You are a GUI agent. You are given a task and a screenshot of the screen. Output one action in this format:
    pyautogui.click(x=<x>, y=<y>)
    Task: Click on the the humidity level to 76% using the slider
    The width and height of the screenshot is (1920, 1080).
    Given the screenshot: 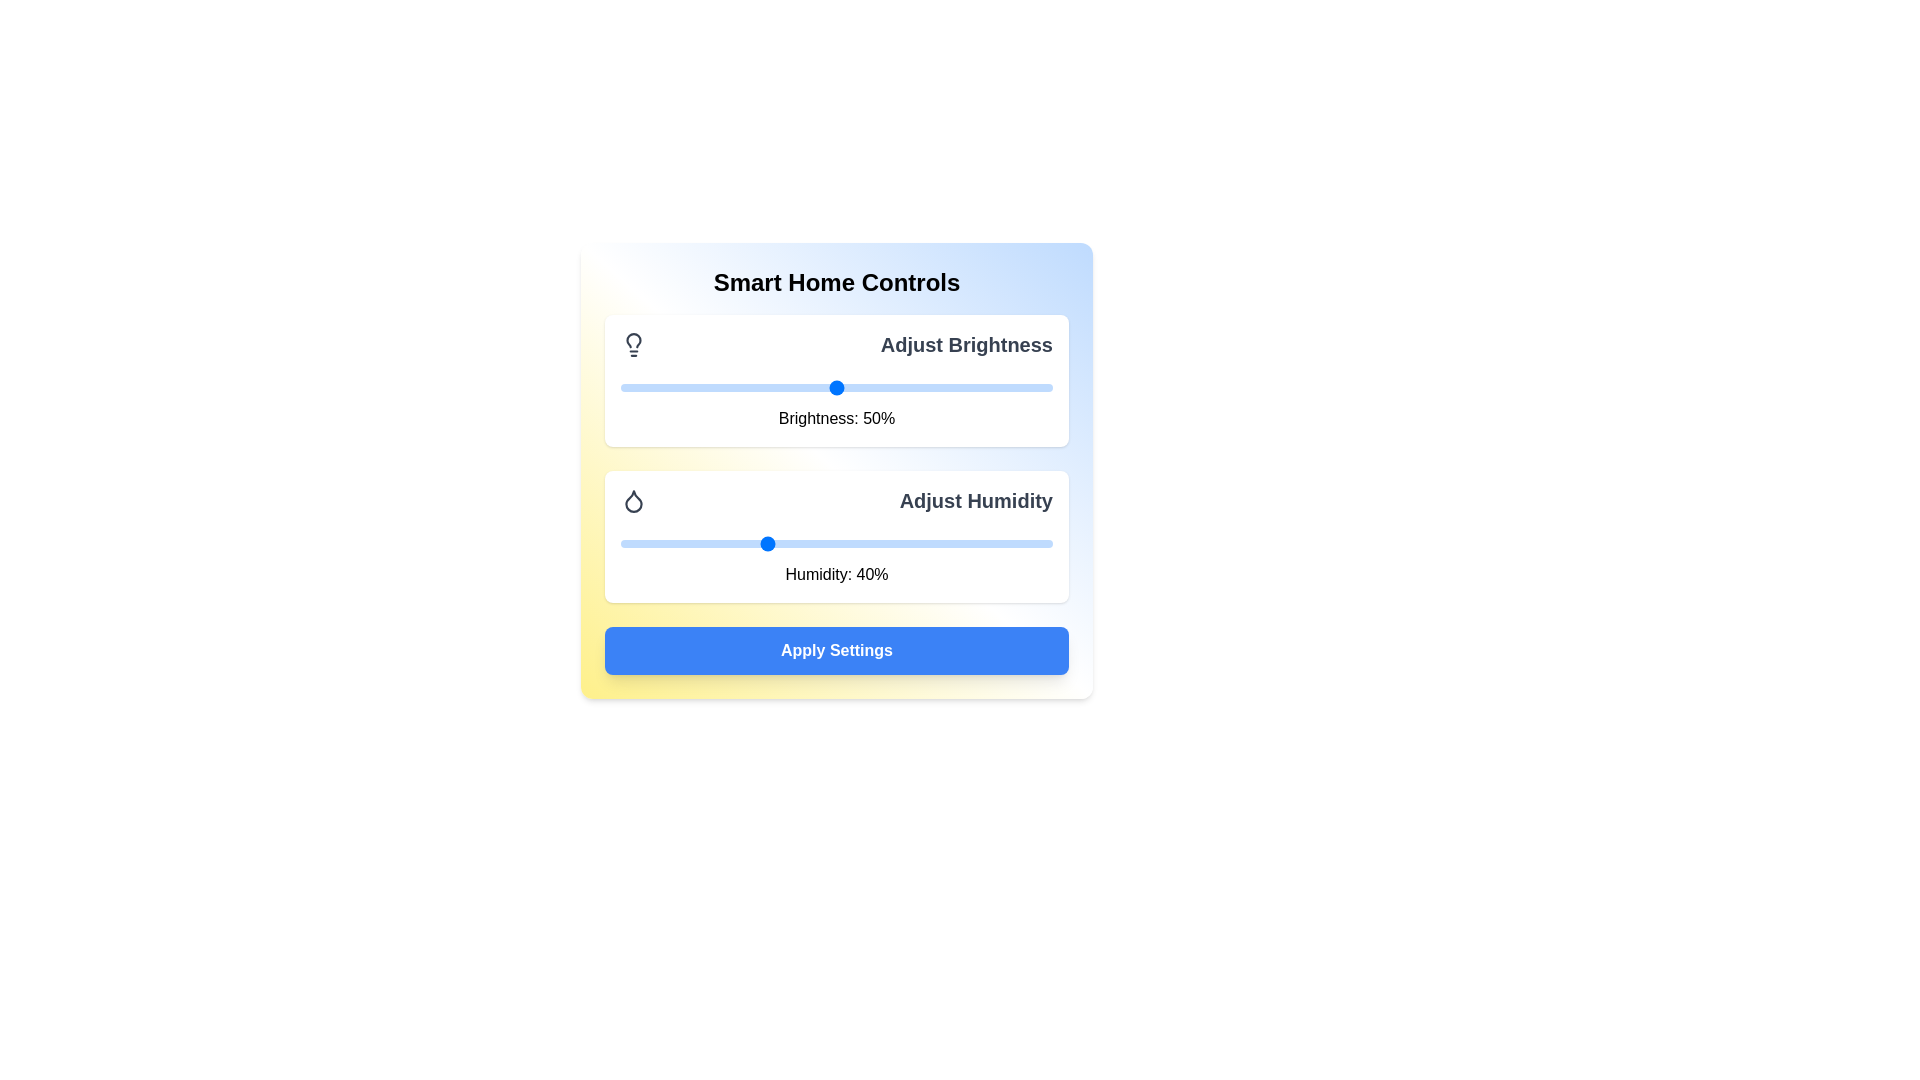 What is the action you would take?
    pyautogui.click(x=1024, y=543)
    